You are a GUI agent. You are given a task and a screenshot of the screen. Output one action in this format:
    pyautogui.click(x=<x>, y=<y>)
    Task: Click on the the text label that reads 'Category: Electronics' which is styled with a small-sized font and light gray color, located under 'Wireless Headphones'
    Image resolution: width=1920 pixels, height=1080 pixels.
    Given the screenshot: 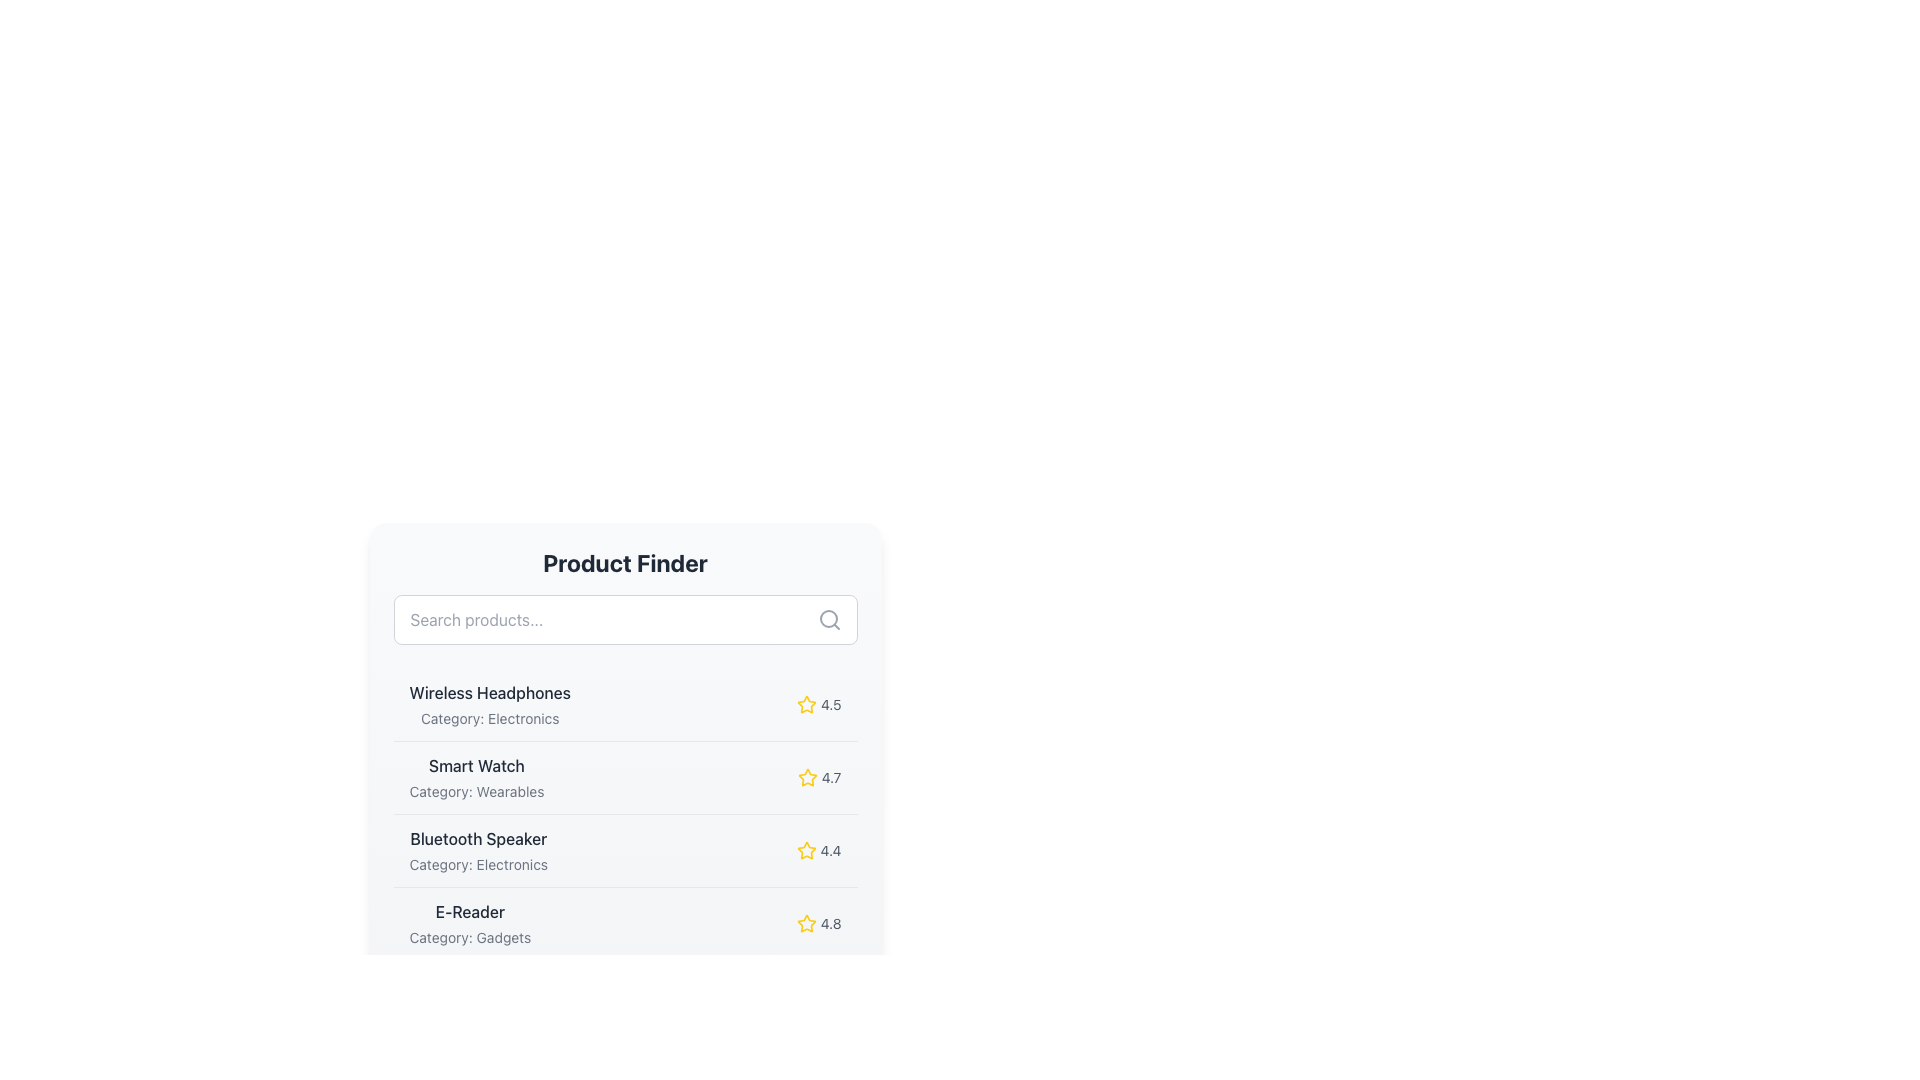 What is the action you would take?
    pyautogui.click(x=490, y=717)
    